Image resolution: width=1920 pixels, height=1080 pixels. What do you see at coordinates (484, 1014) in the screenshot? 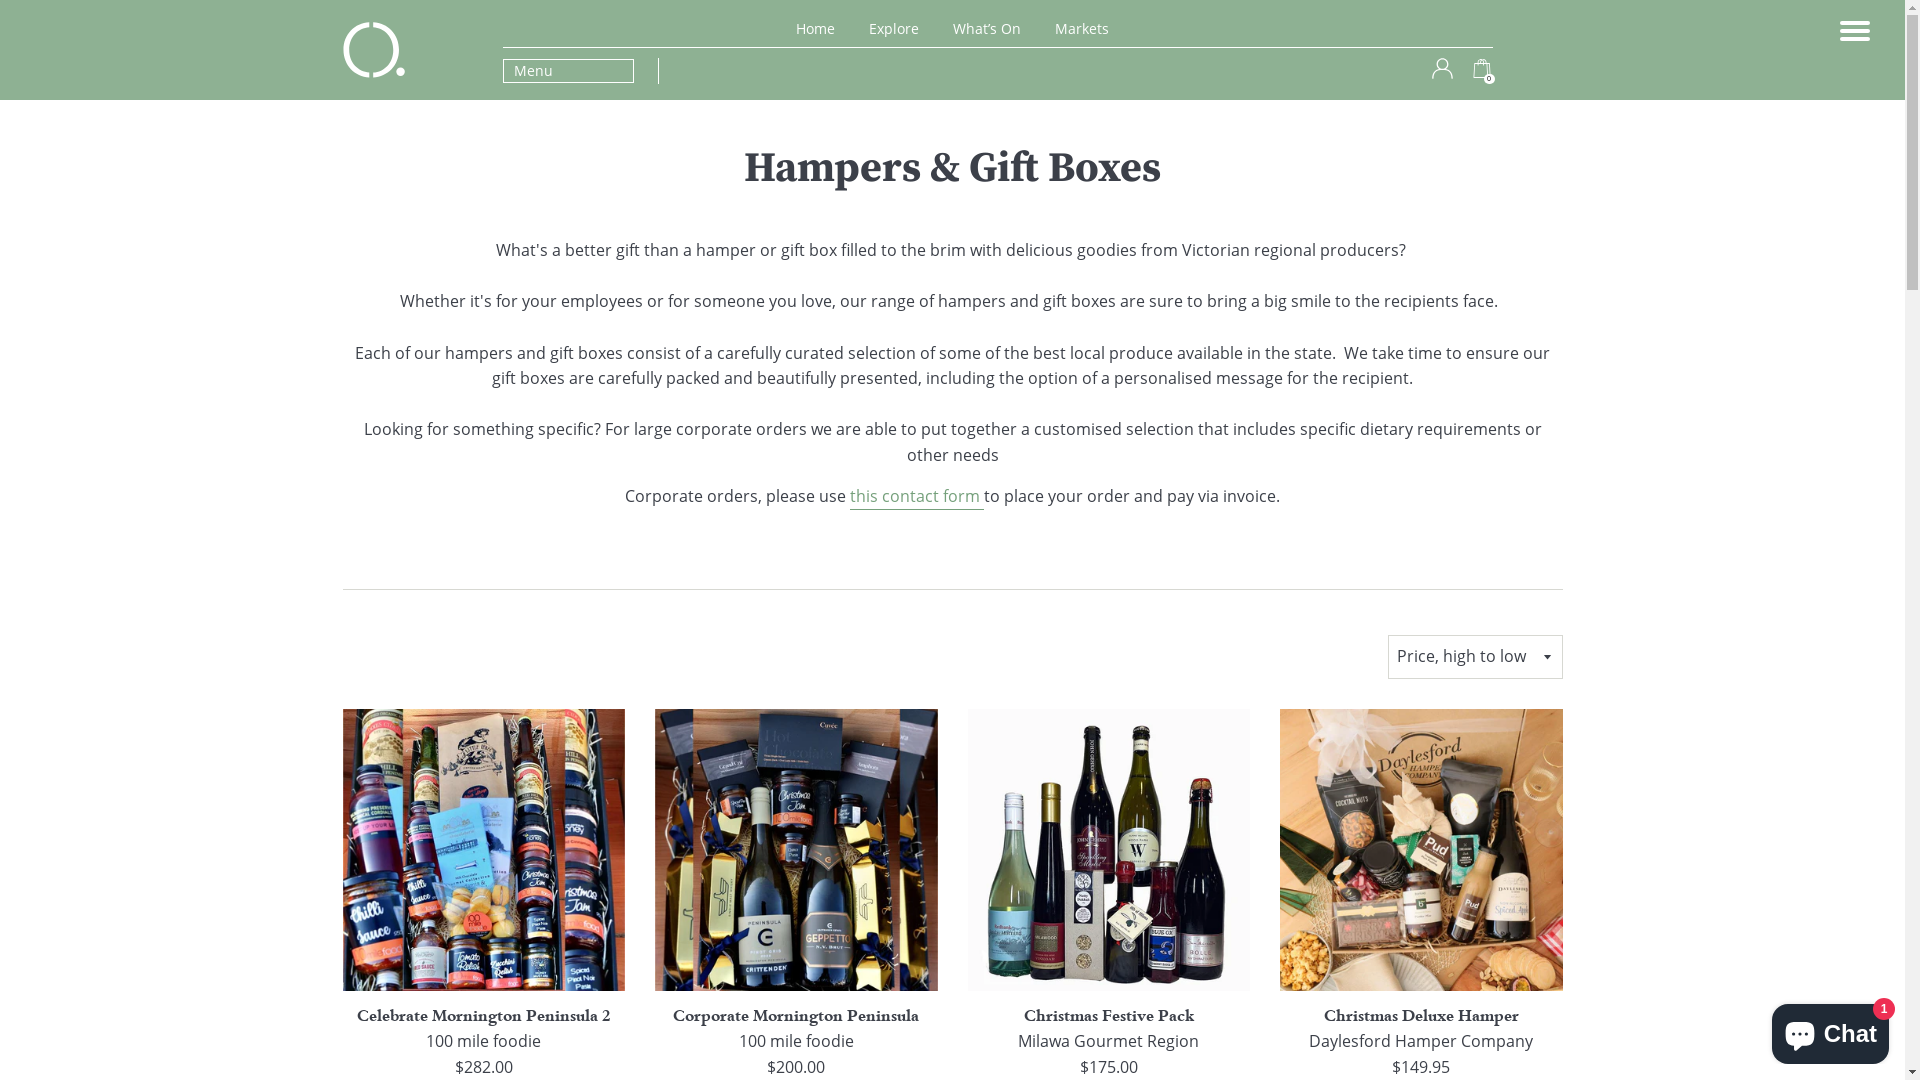
I see `'Celebrate Mornington Peninsula 2'` at bounding box center [484, 1014].